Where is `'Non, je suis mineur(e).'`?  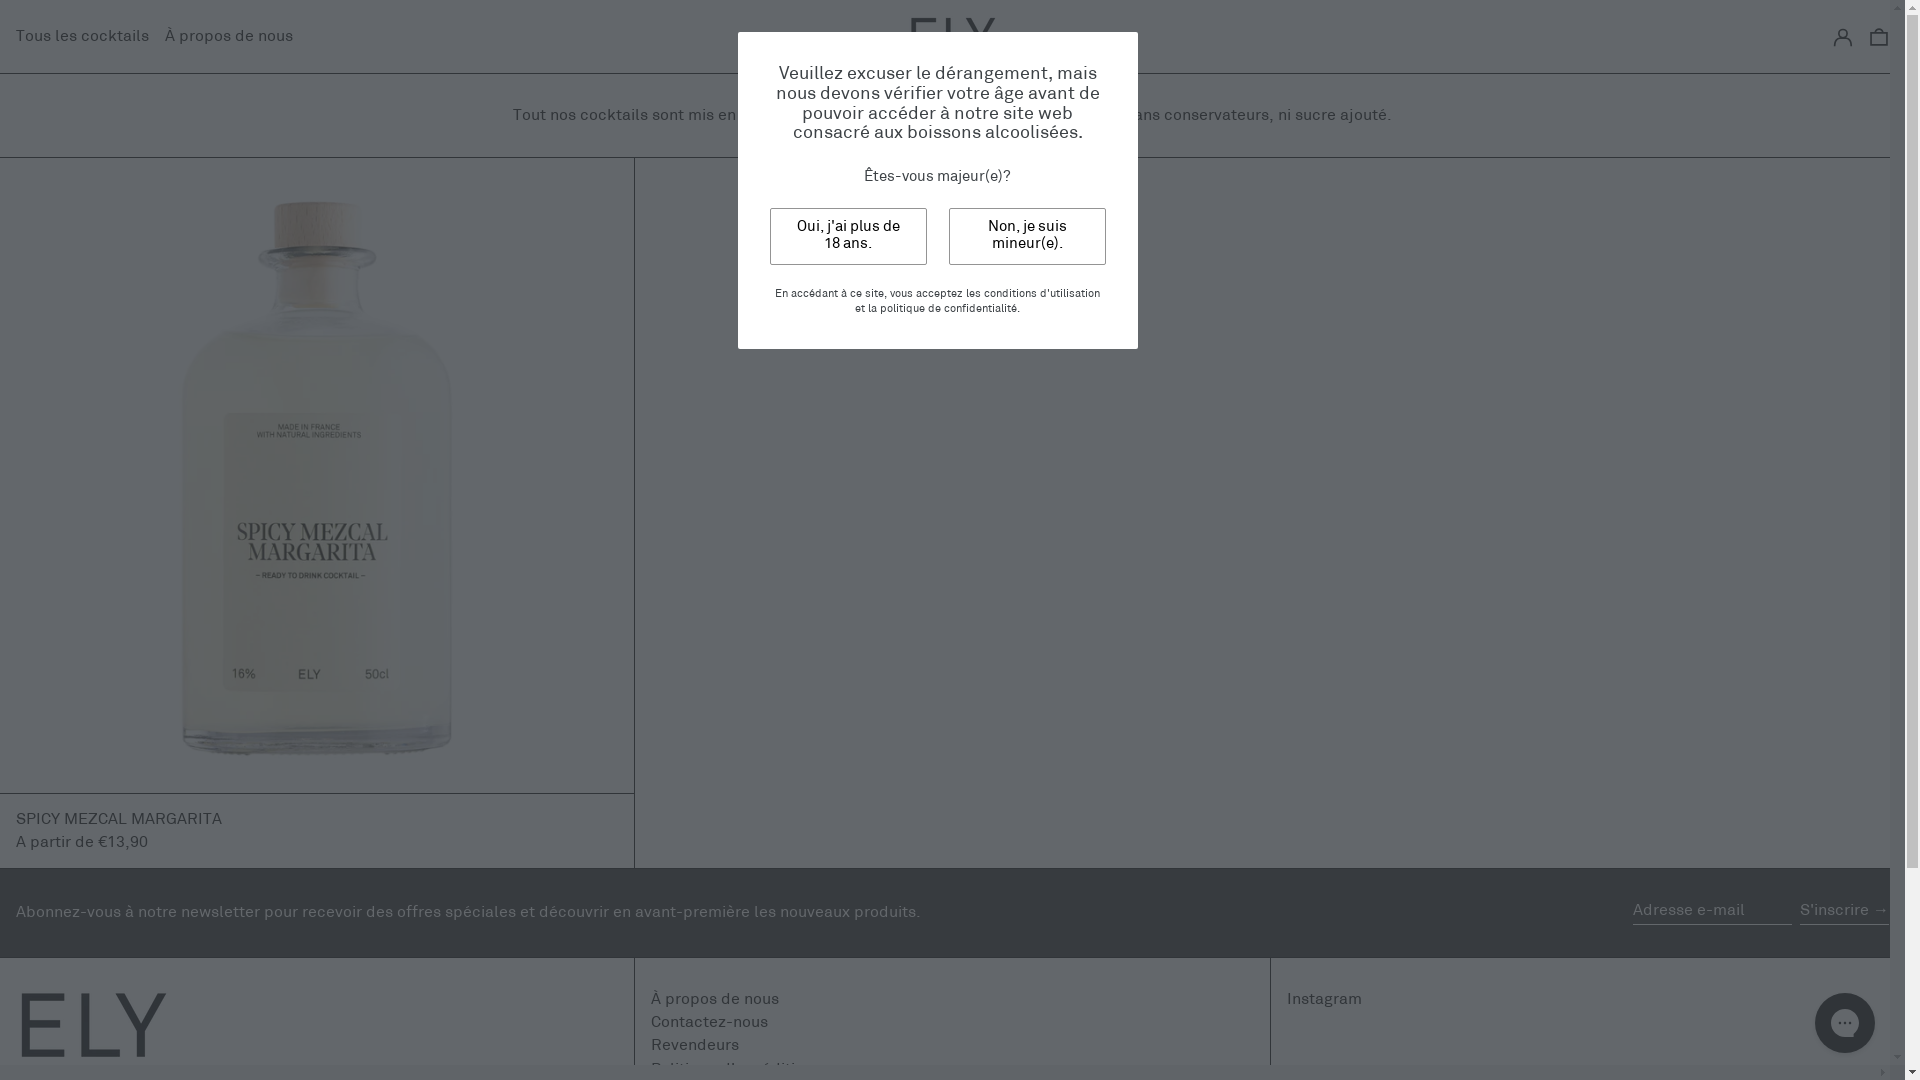
'Non, je suis mineur(e).' is located at coordinates (947, 235).